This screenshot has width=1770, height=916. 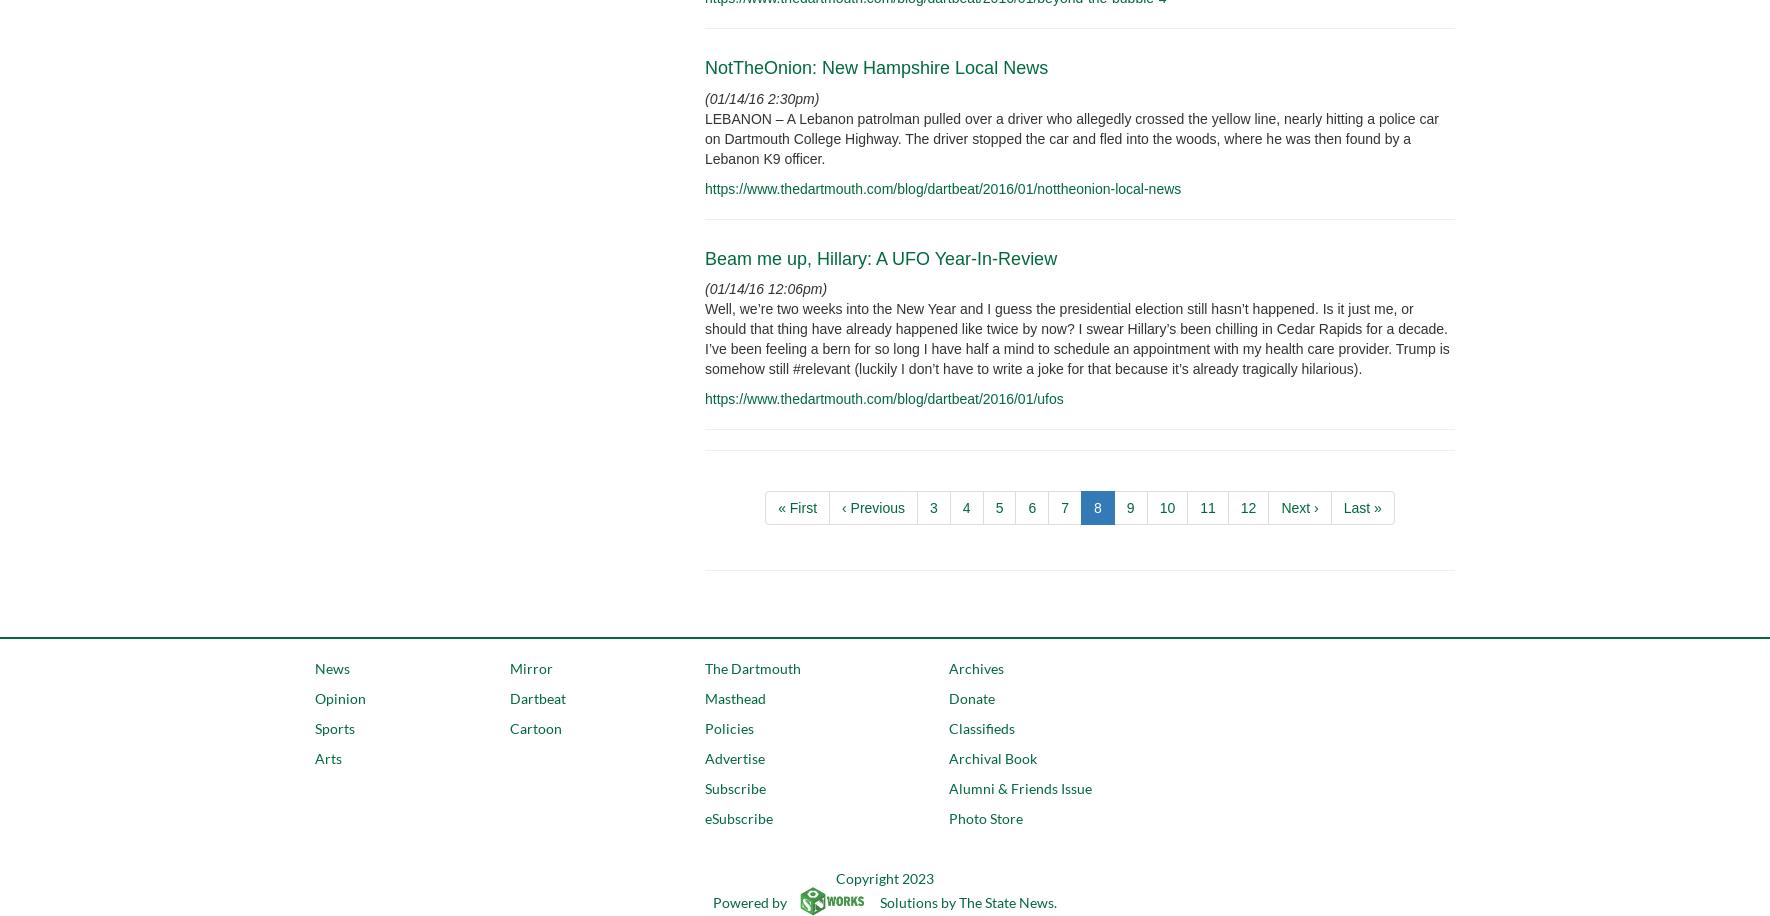 I want to click on '(01/14/16 2:30pm)', so click(x=761, y=97).